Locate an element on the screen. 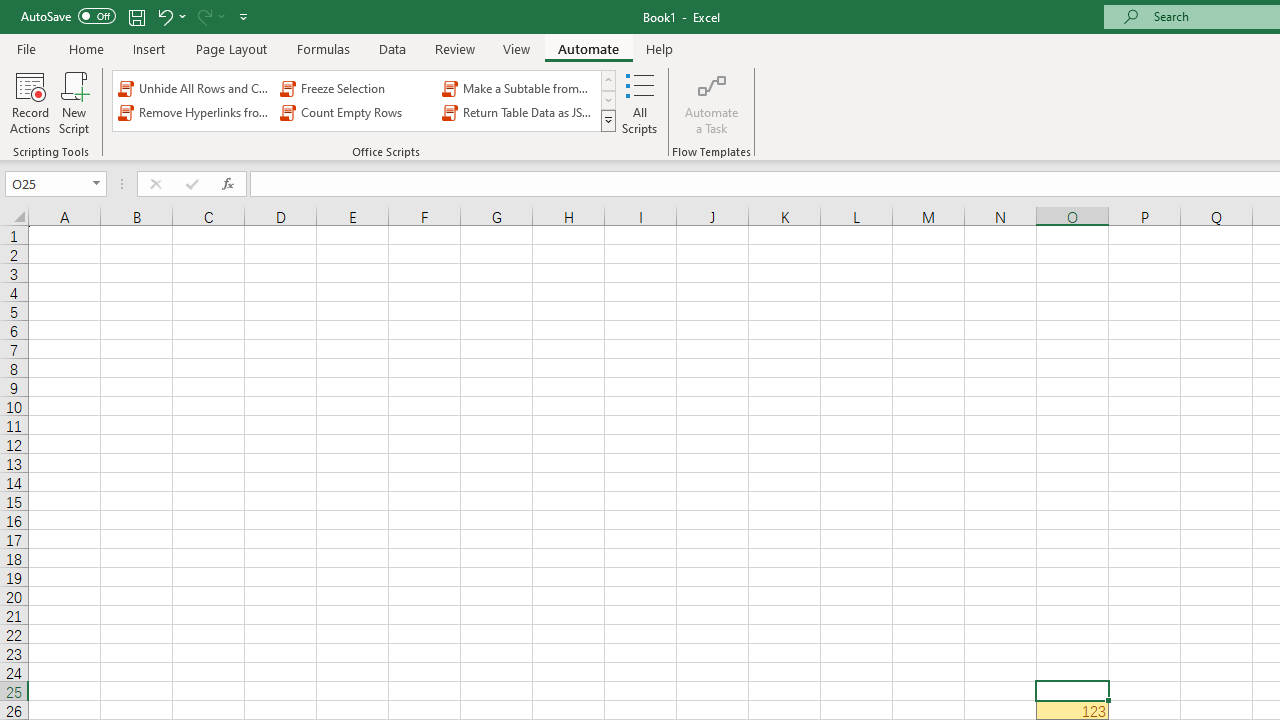 The image size is (1280, 720). 'AutomationID: OfficeScriptsGallery' is located at coordinates (365, 100).